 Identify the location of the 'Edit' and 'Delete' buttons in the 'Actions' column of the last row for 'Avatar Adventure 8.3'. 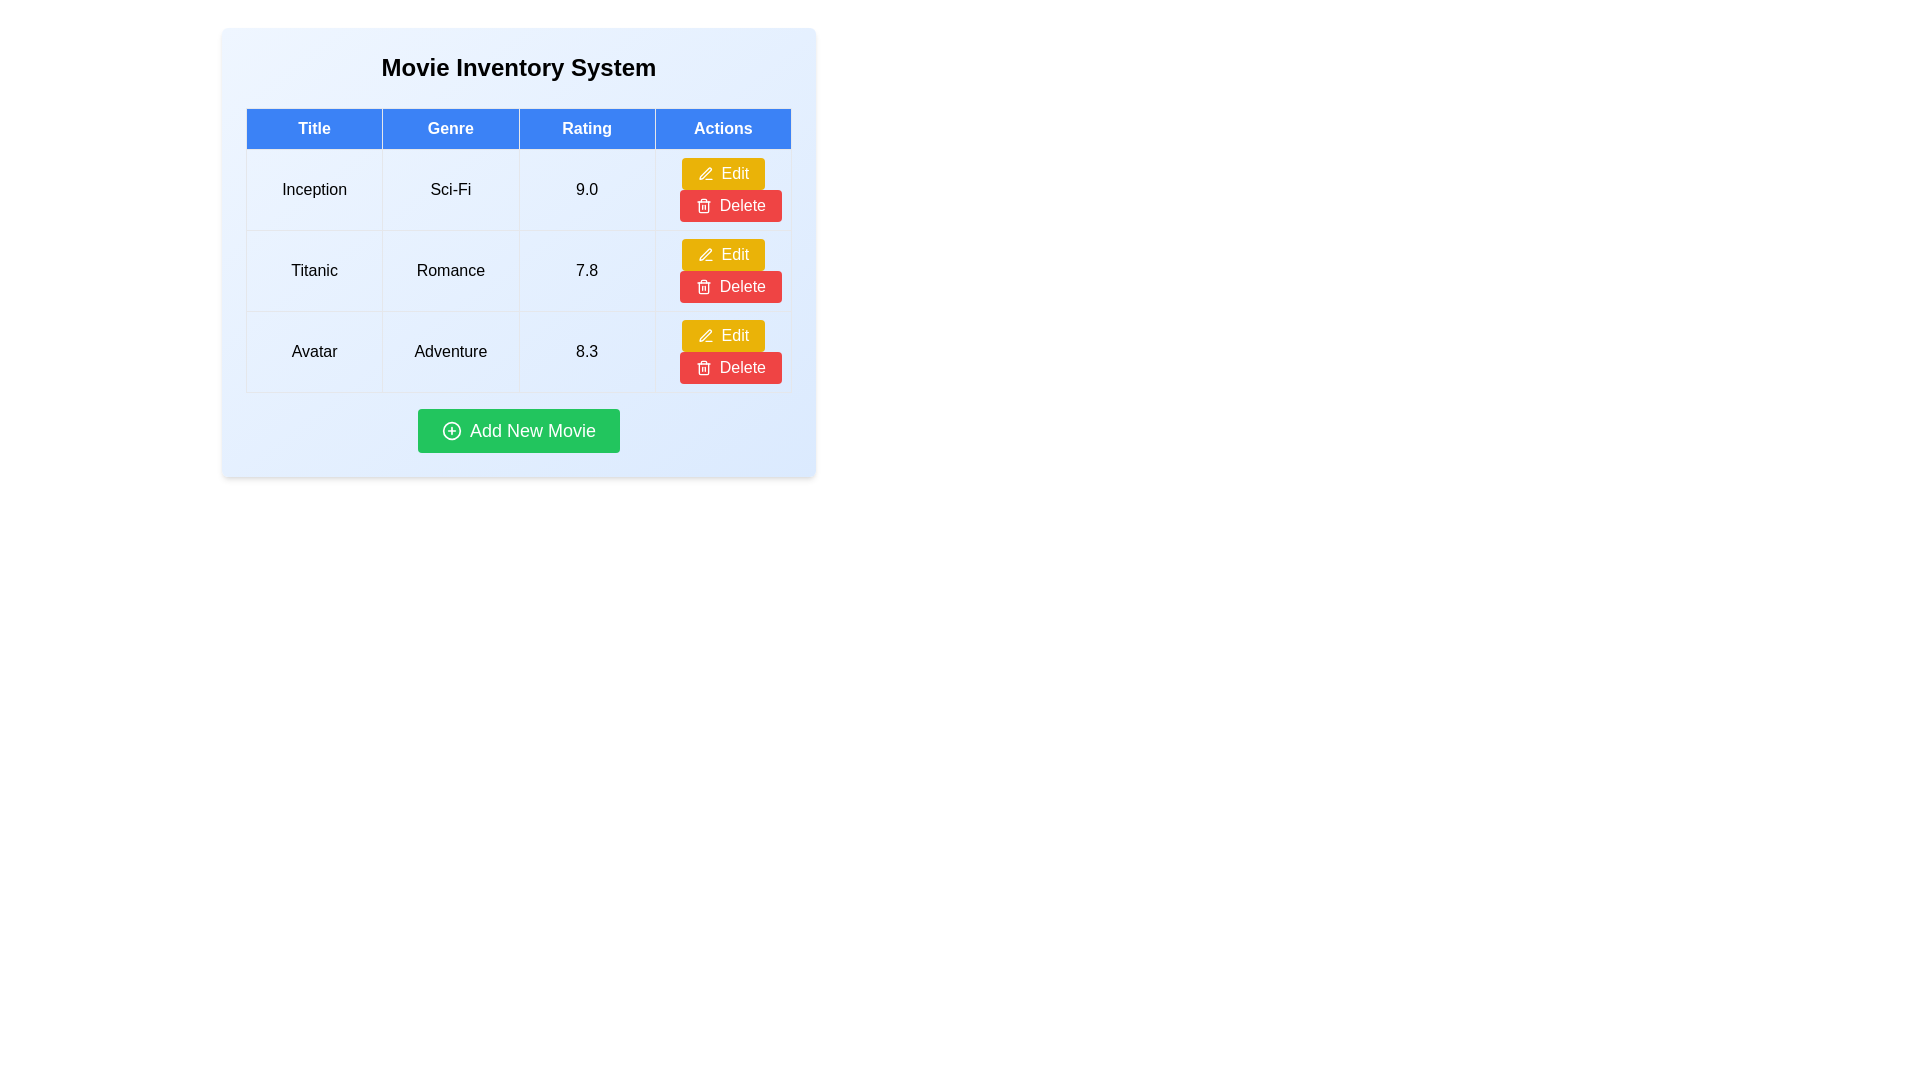
(722, 350).